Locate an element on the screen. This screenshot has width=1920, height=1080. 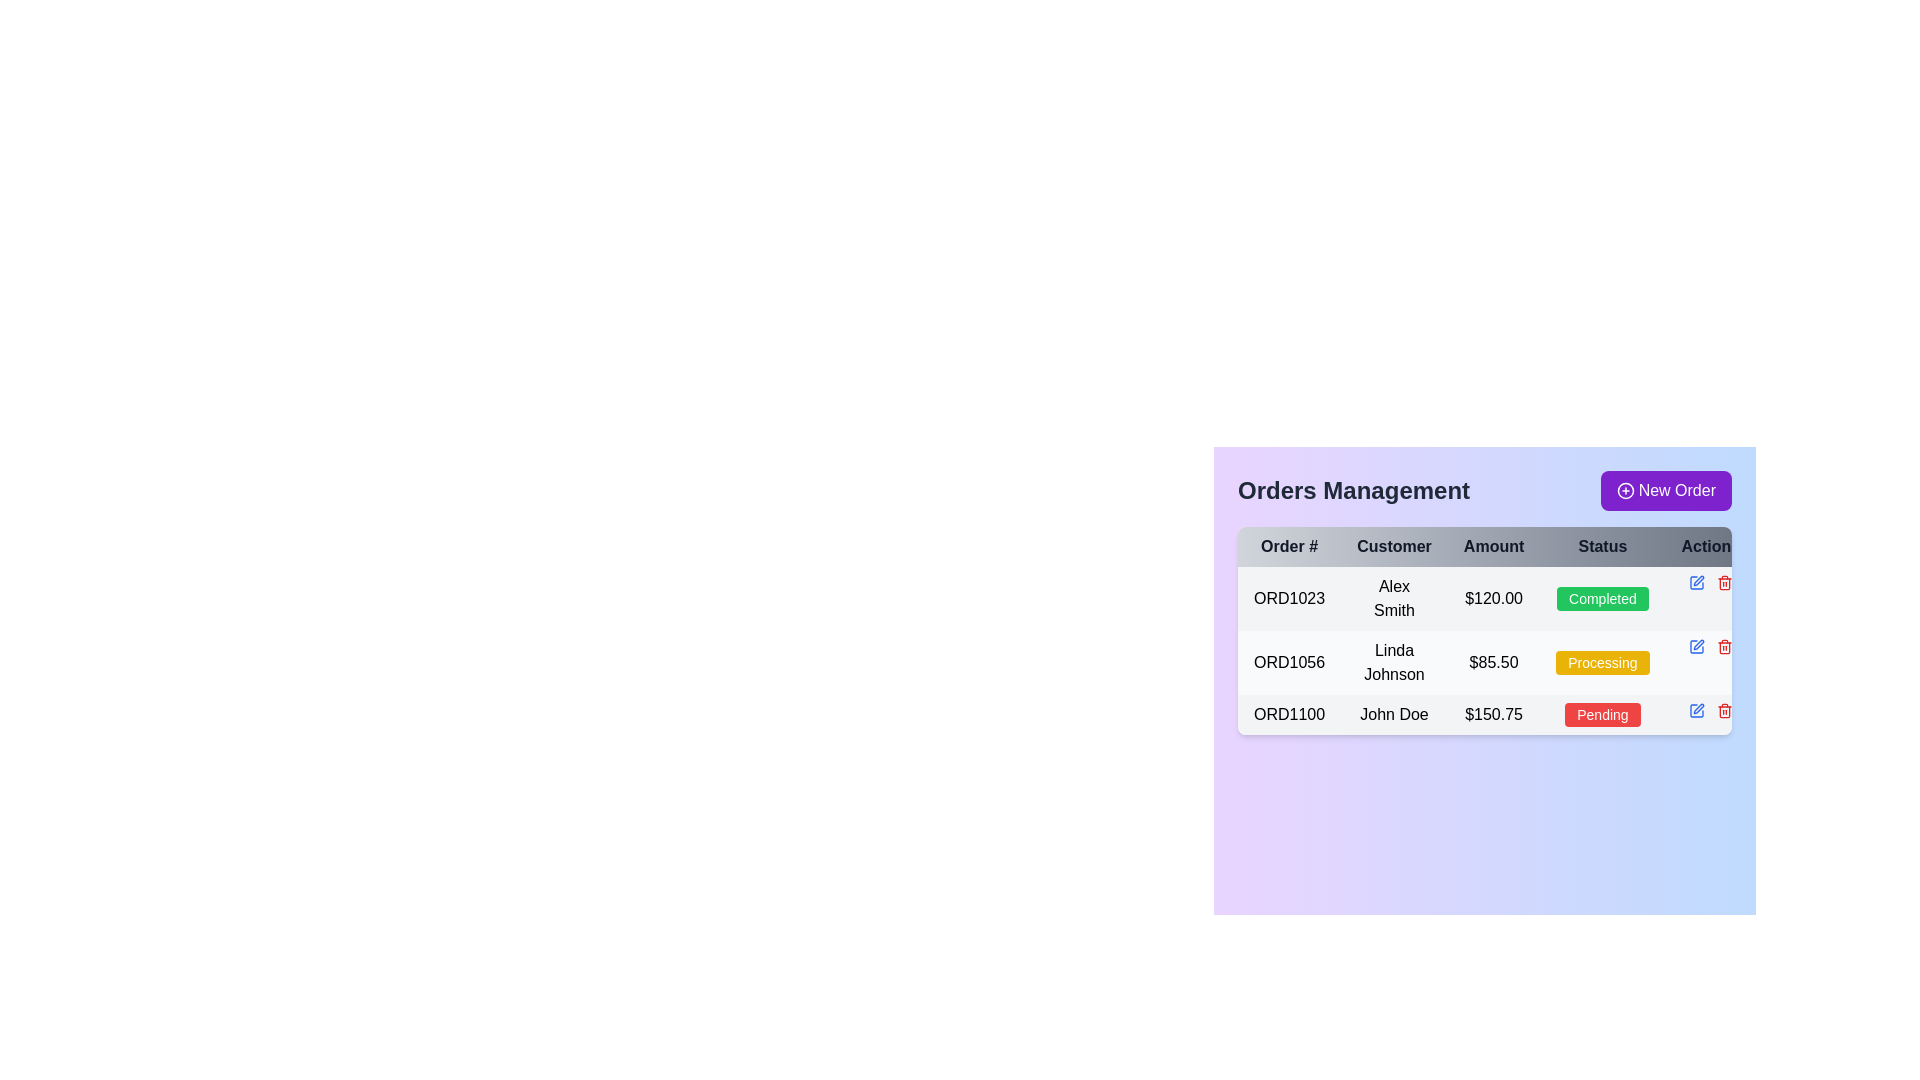
the edit icon button located in the 'Action' column of the table corresponding to order 'ORD1056' to initiate editing is located at coordinates (1695, 647).